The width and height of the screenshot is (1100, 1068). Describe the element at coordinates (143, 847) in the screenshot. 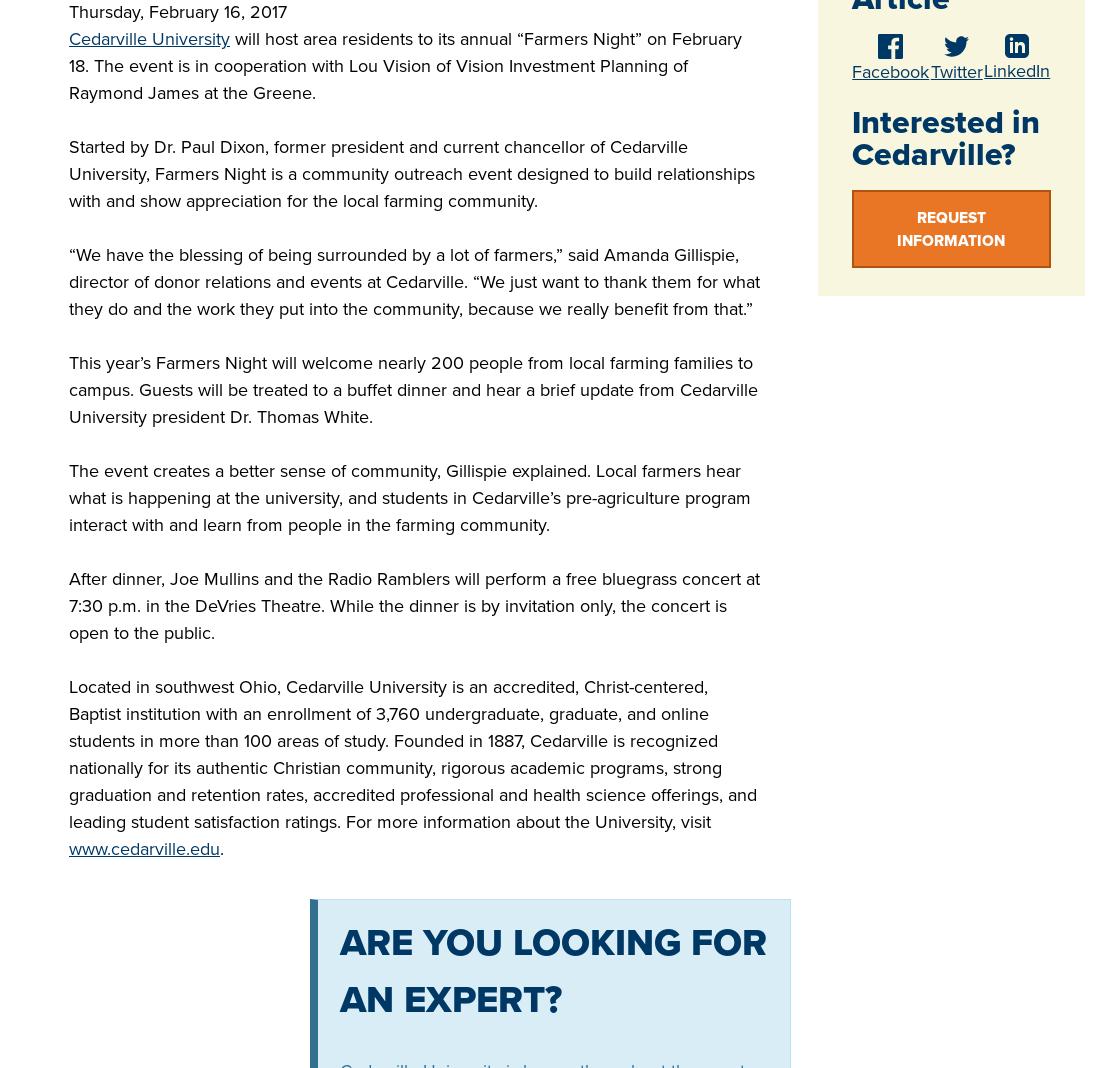

I see `'www.cedarville.edu'` at that location.